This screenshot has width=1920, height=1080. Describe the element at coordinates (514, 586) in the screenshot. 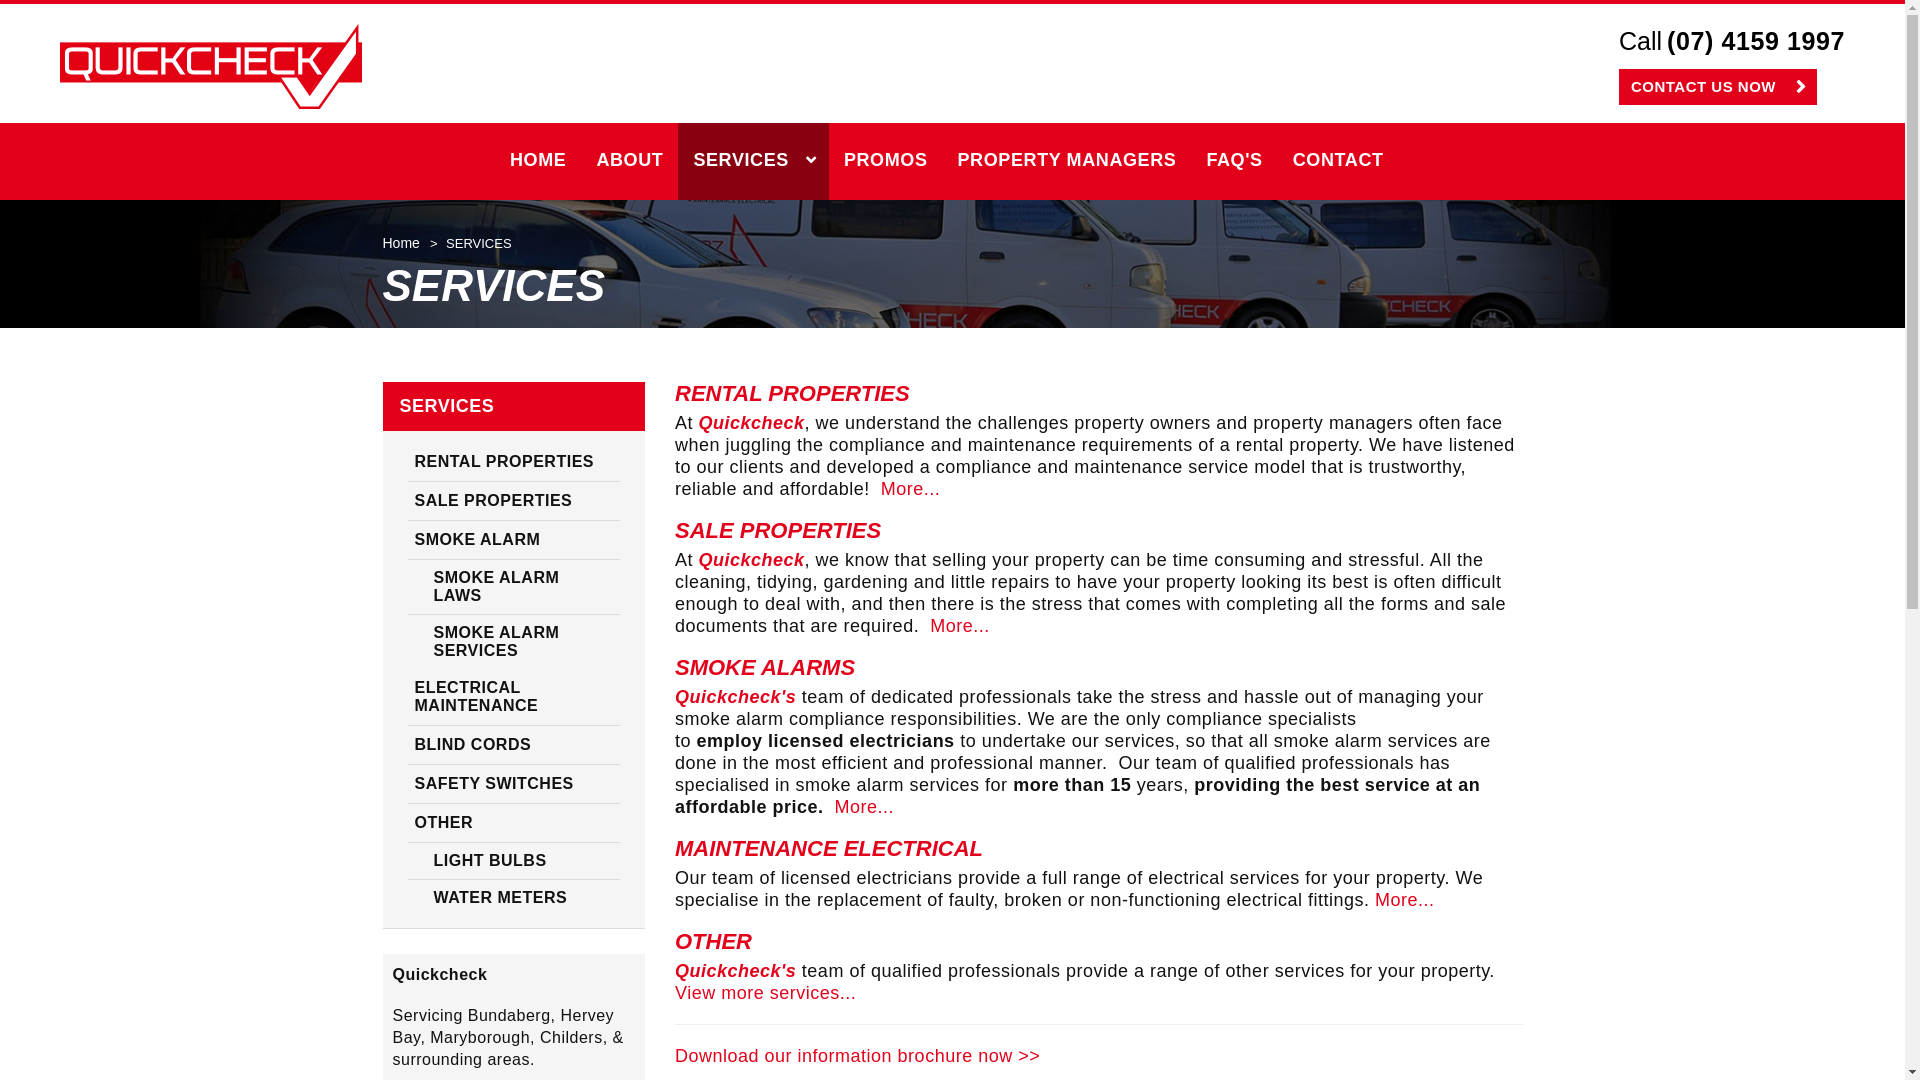

I see `'SMOKE ALARM LAWS'` at that location.